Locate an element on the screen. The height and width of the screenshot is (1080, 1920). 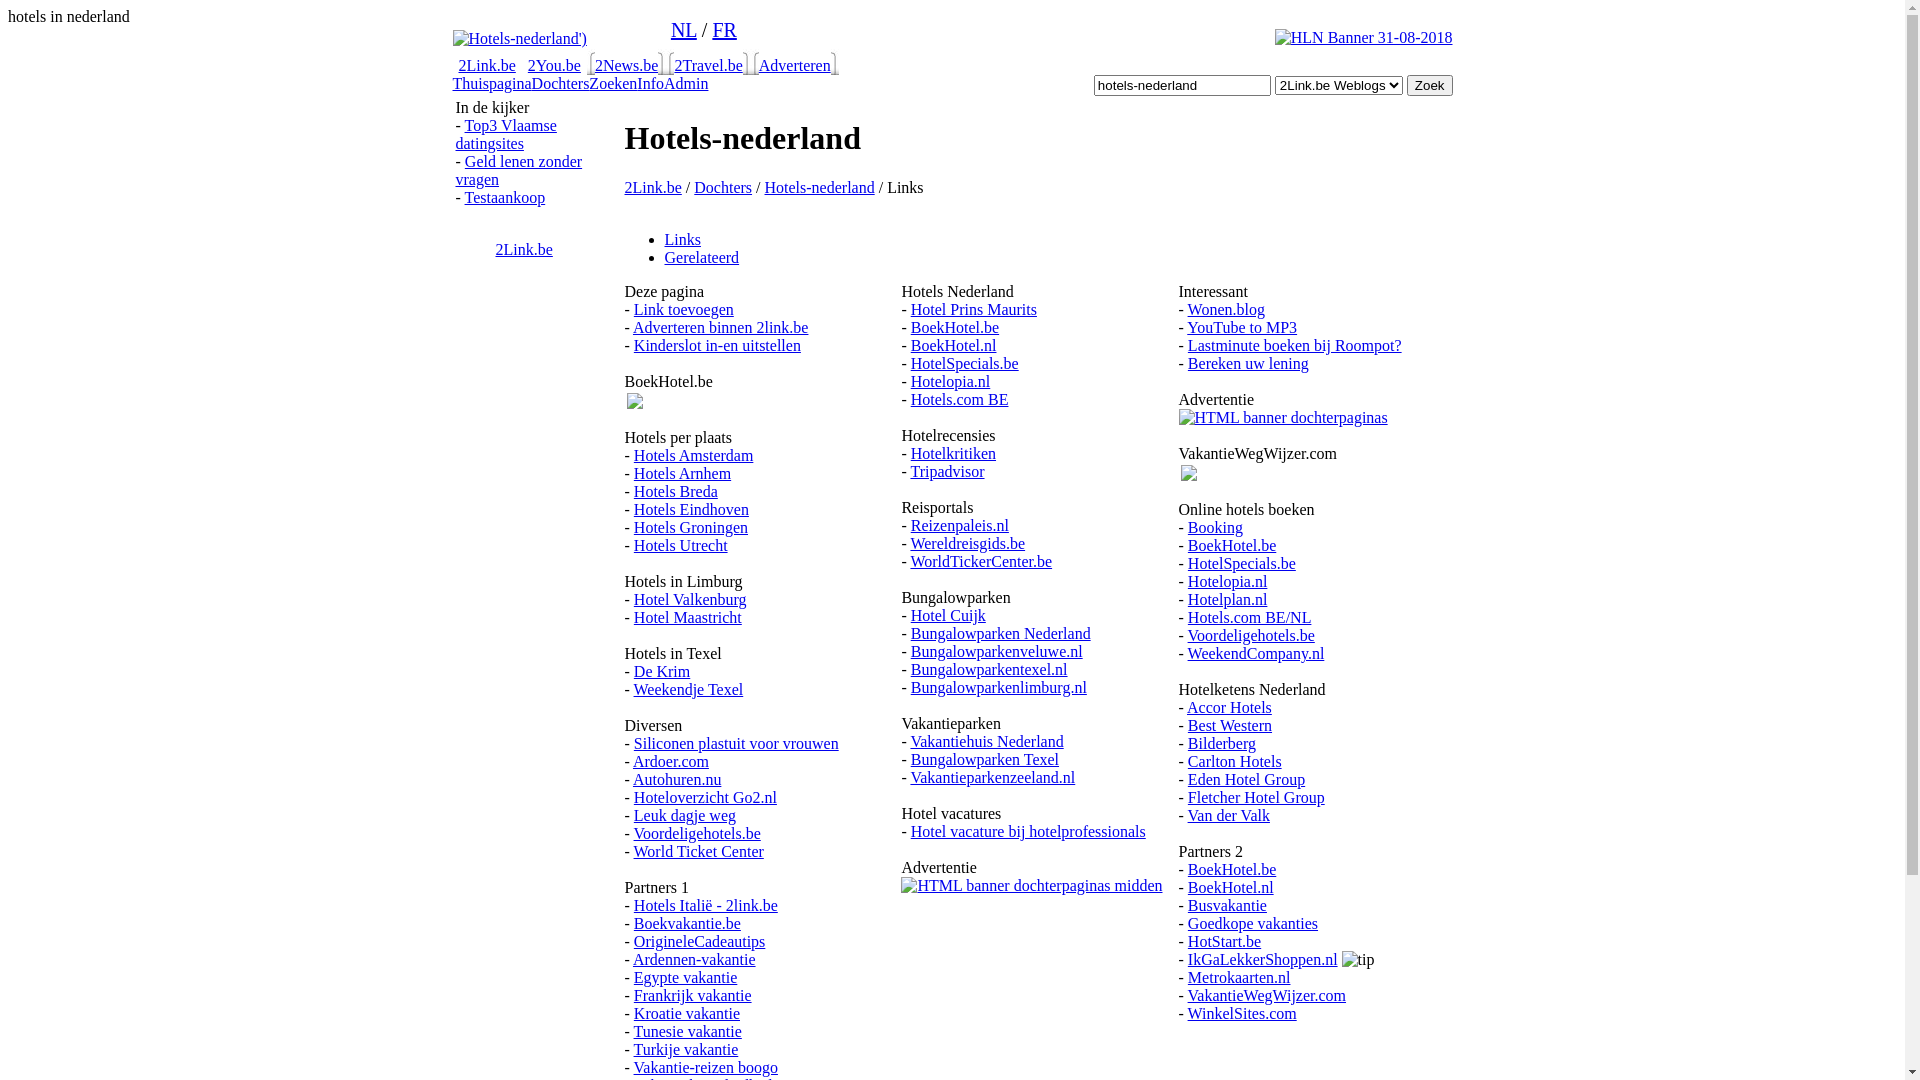
'Voordeligehotels.be' is located at coordinates (697, 833).